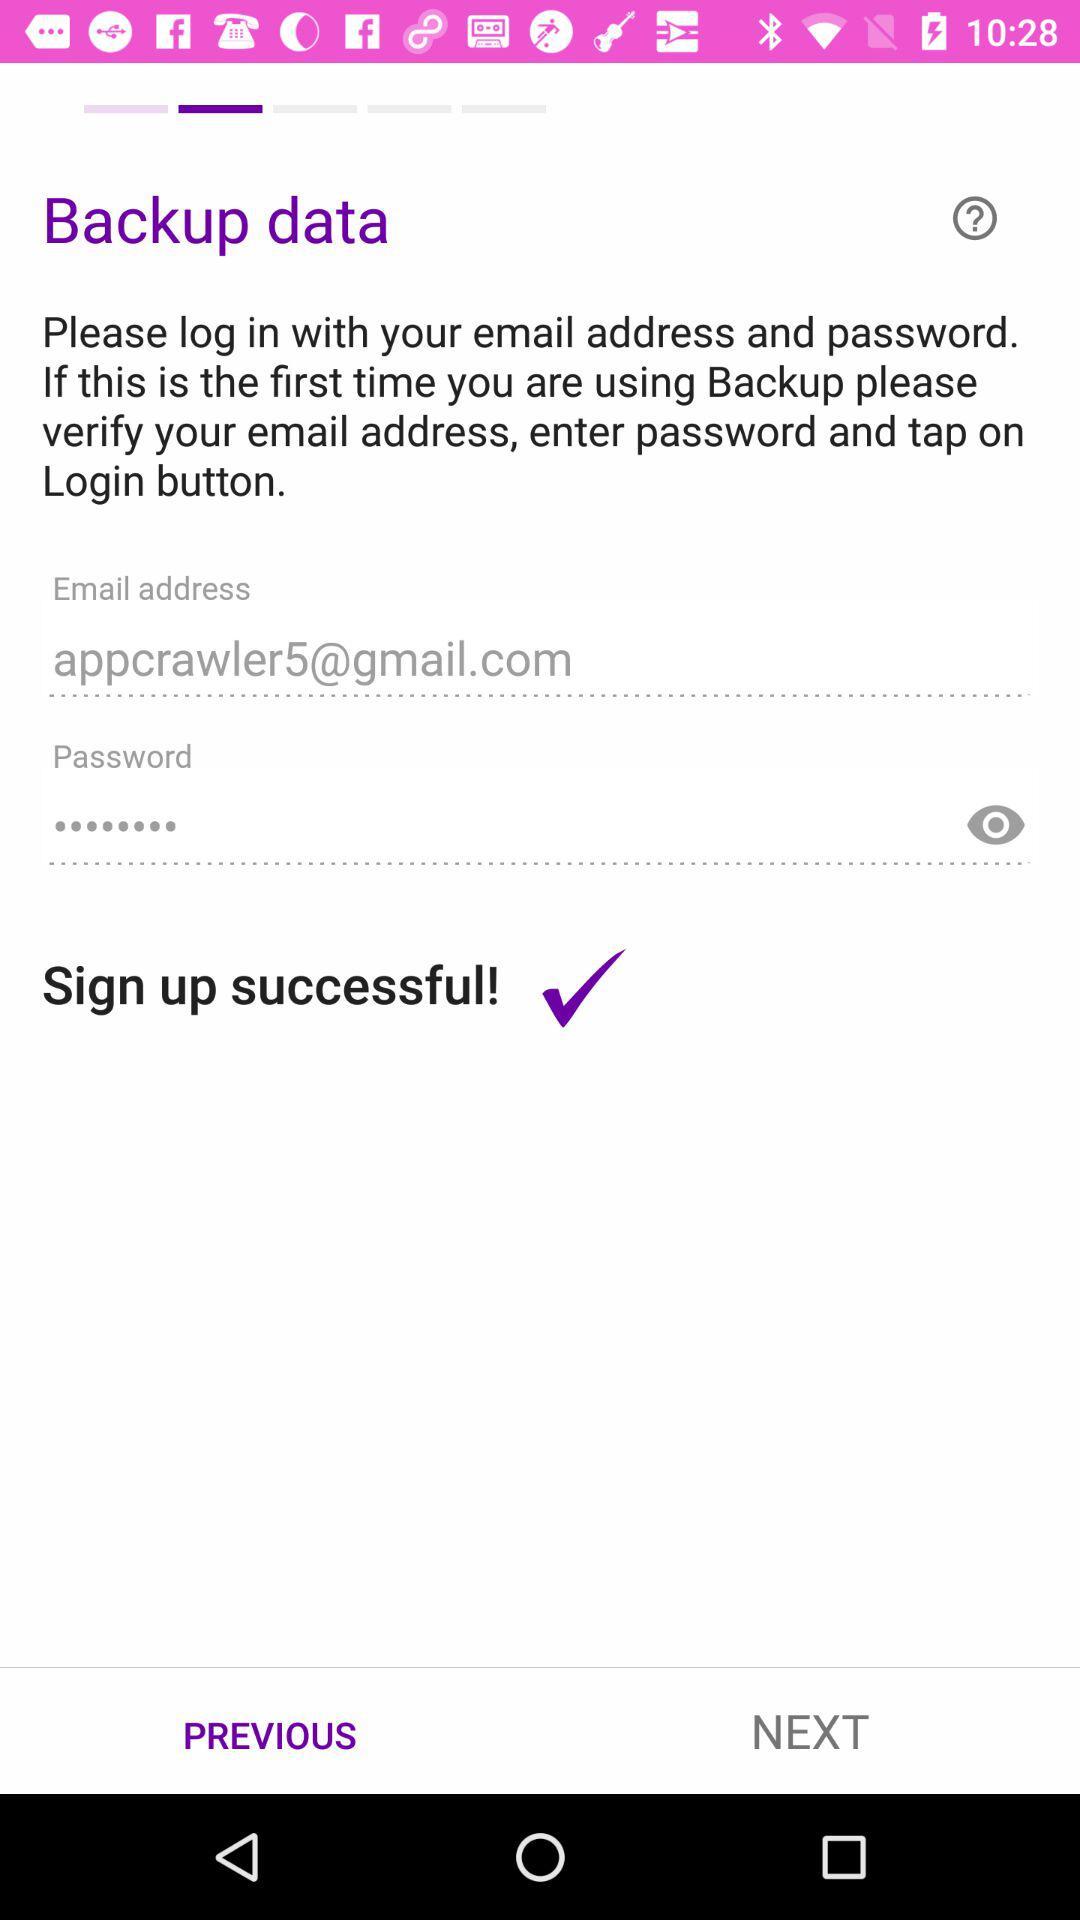 The image size is (1080, 1920). What do you see at coordinates (270, 1731) in the screenshot?
I see `item at the bottom left corner` at bounding box center [270, 1731].